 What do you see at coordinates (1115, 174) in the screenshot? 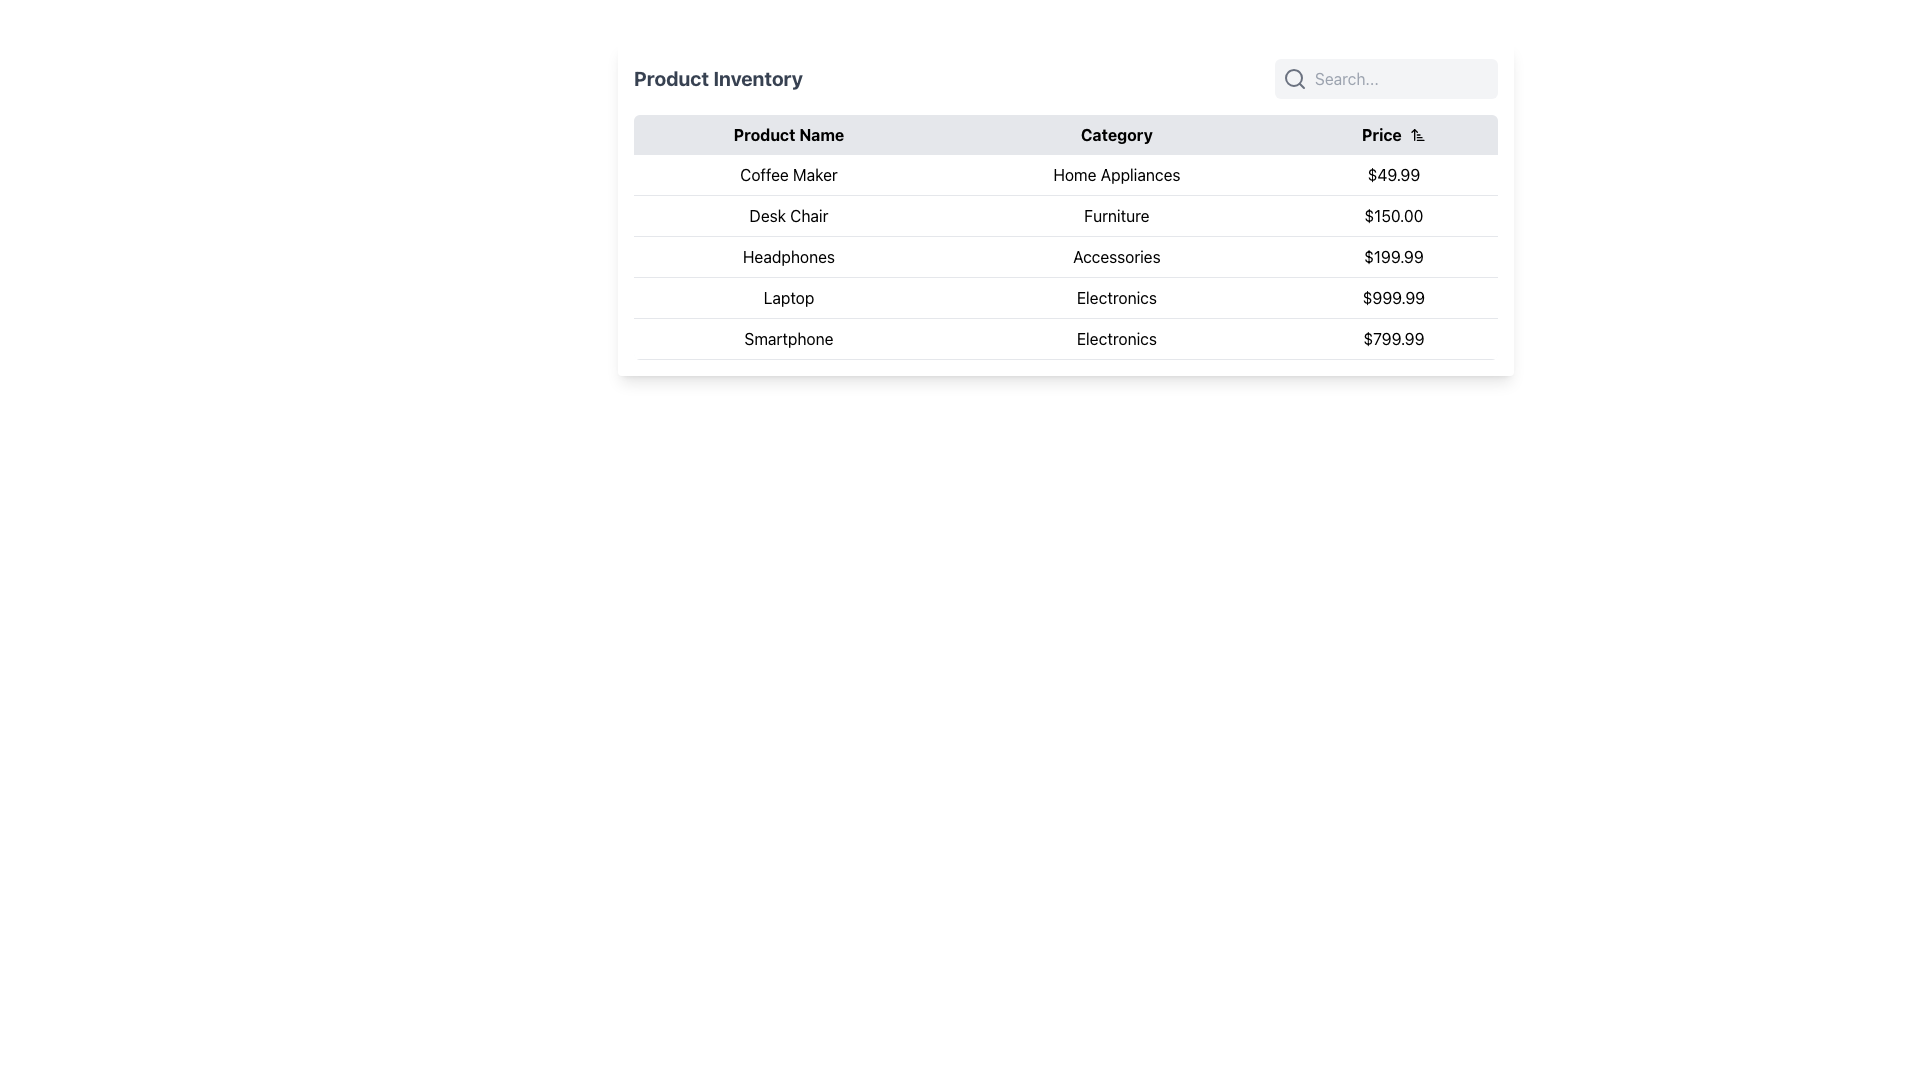
I see `the text label displaying the category 'Coffee Maker' in the table row, which is positioned between the product name and the price` at bounding box center [1115, 174].